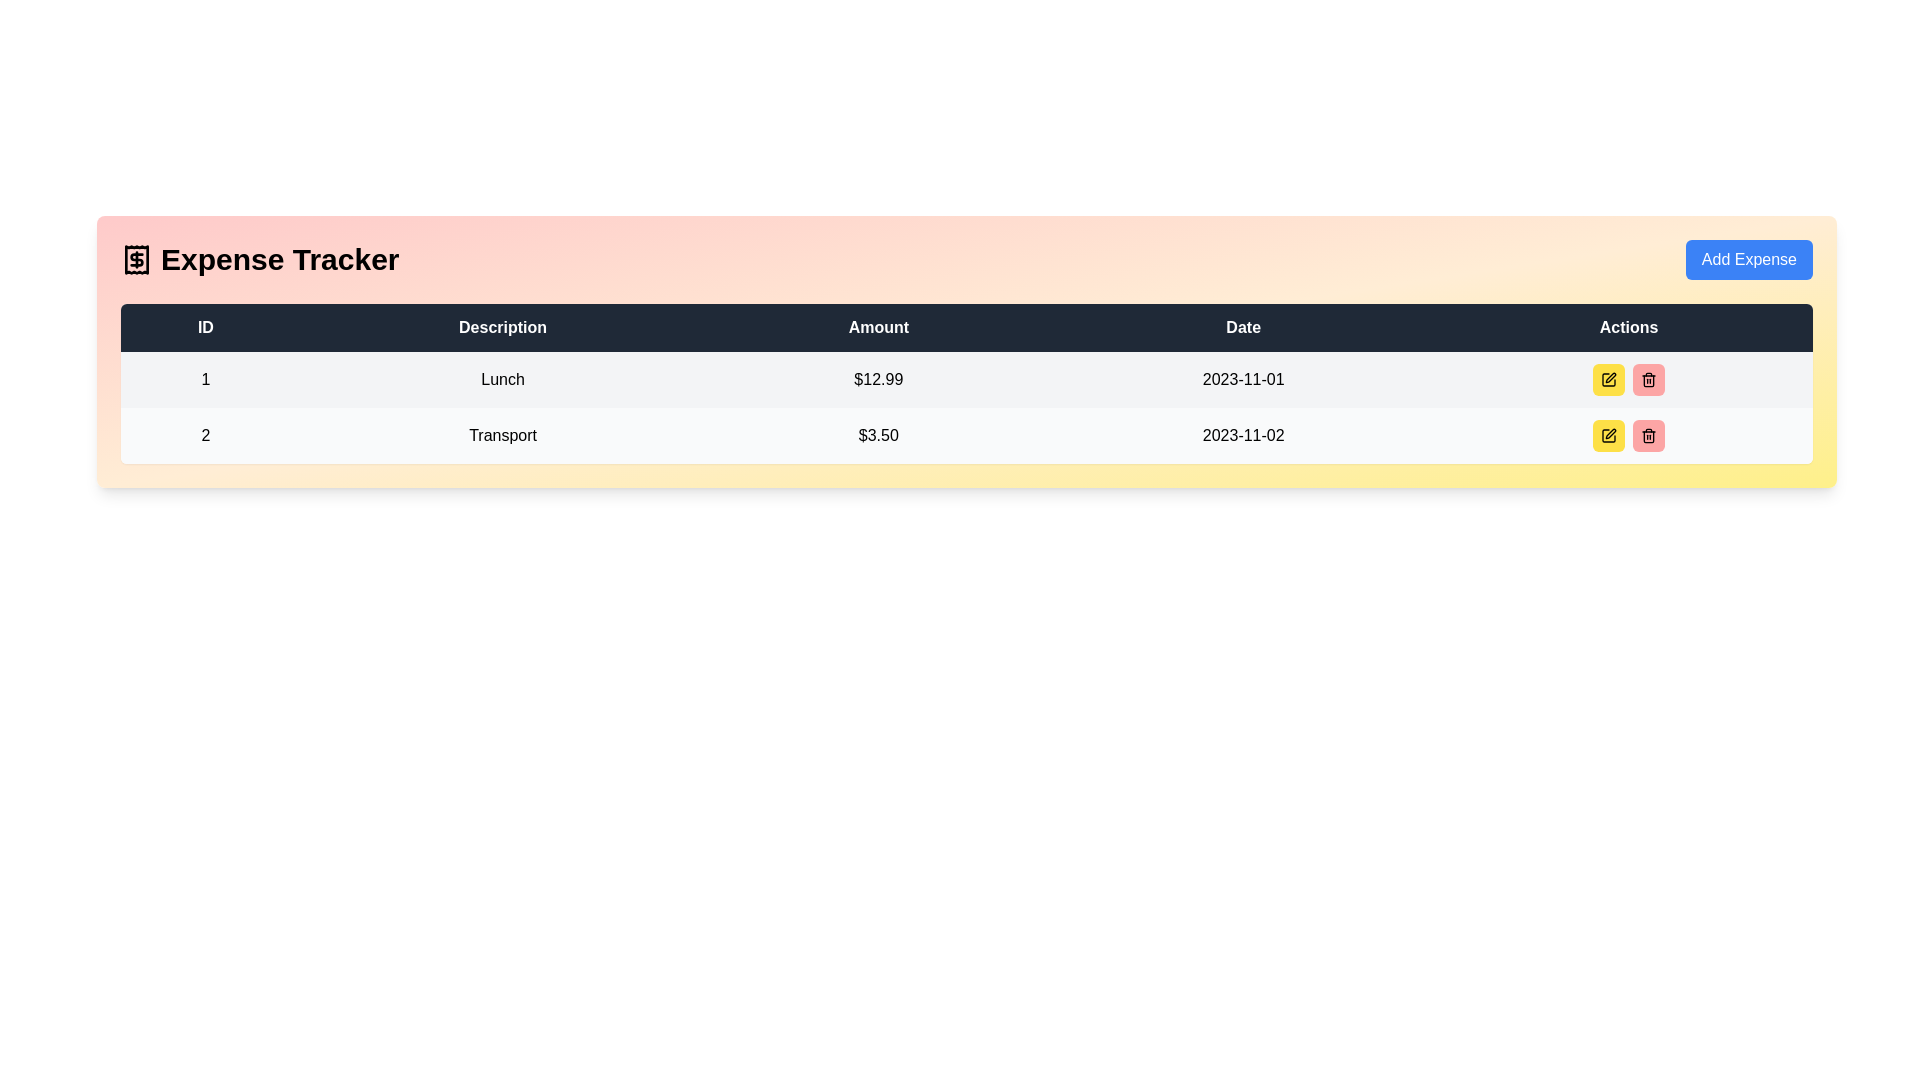 The image size is (1920, 1080). I want to click on the linked parts of the first table row displaying information about an expense, which includes ID '1', description 'Lunch', amount '$12.99', and date '2023-11-01', so click(966, 380).